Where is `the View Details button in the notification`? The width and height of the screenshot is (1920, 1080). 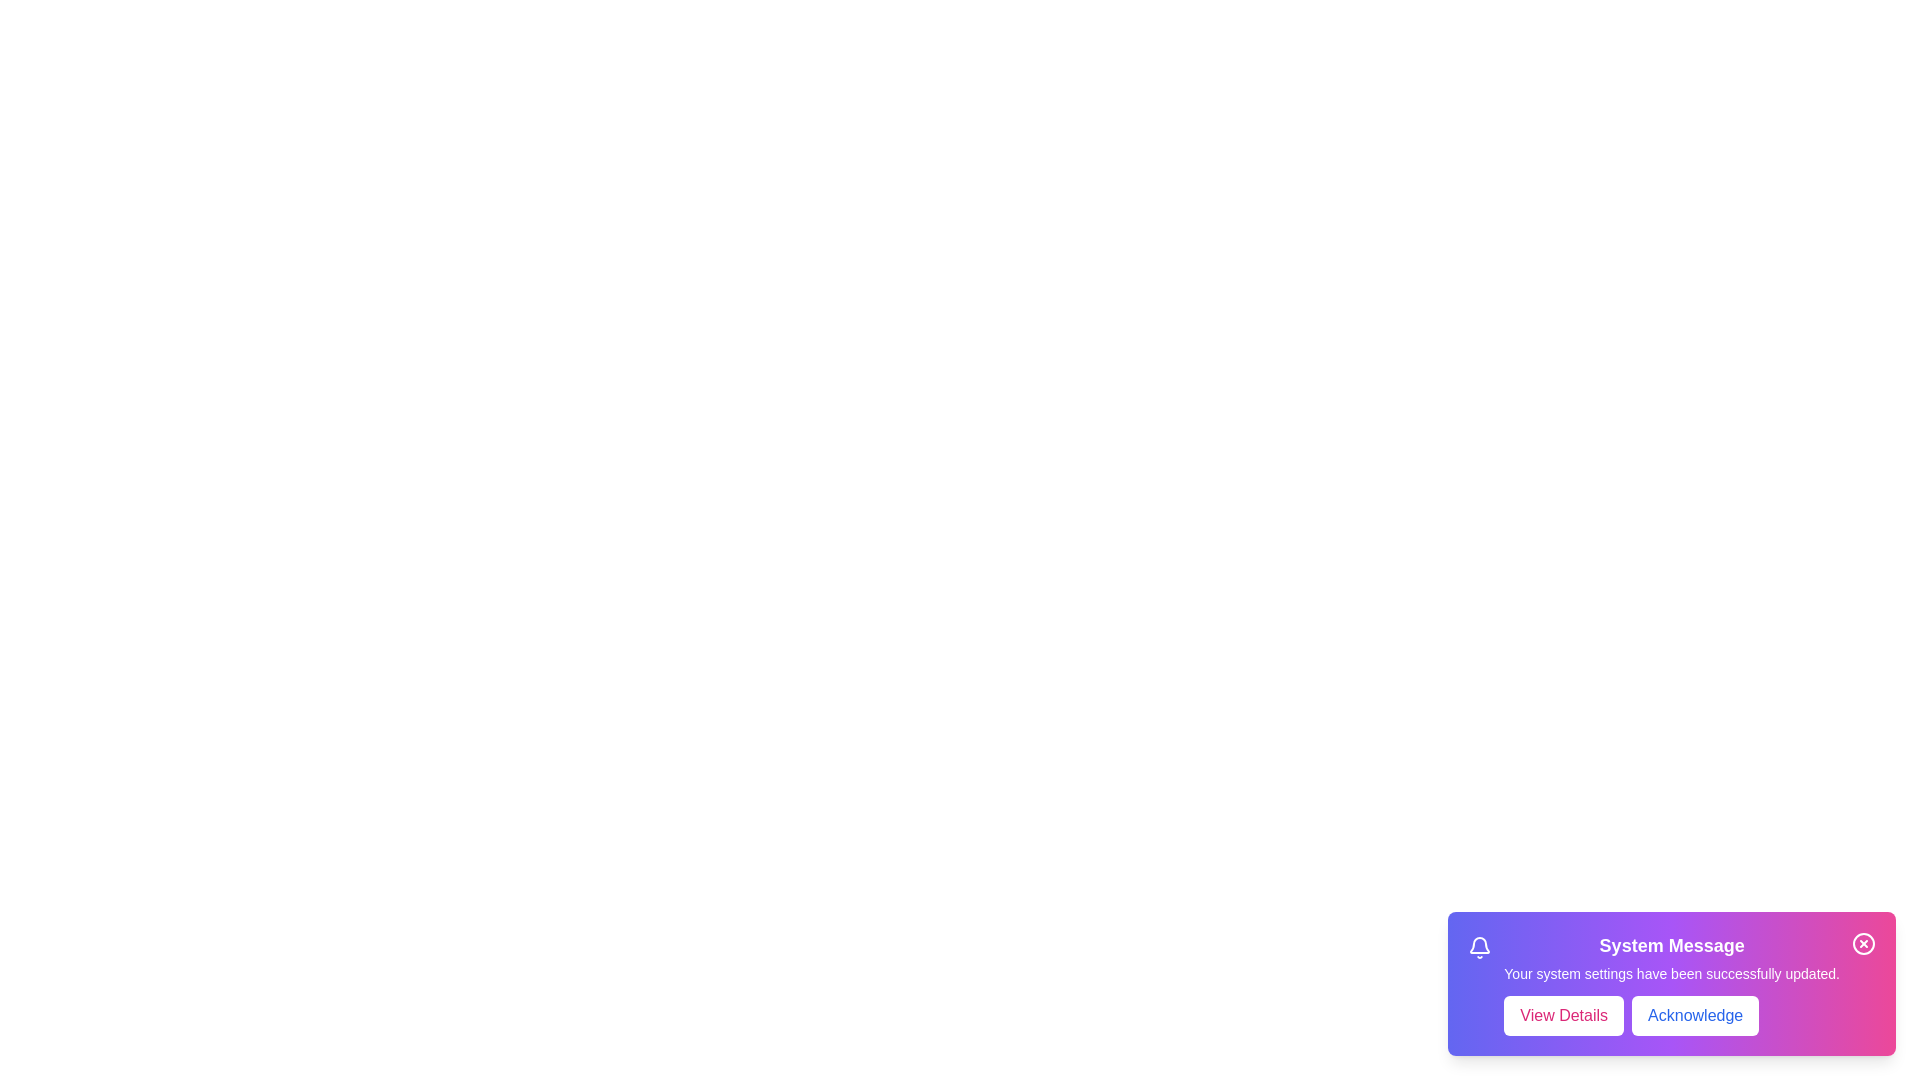 the View Details button in the notification is located at coordinates (1563, 1015).